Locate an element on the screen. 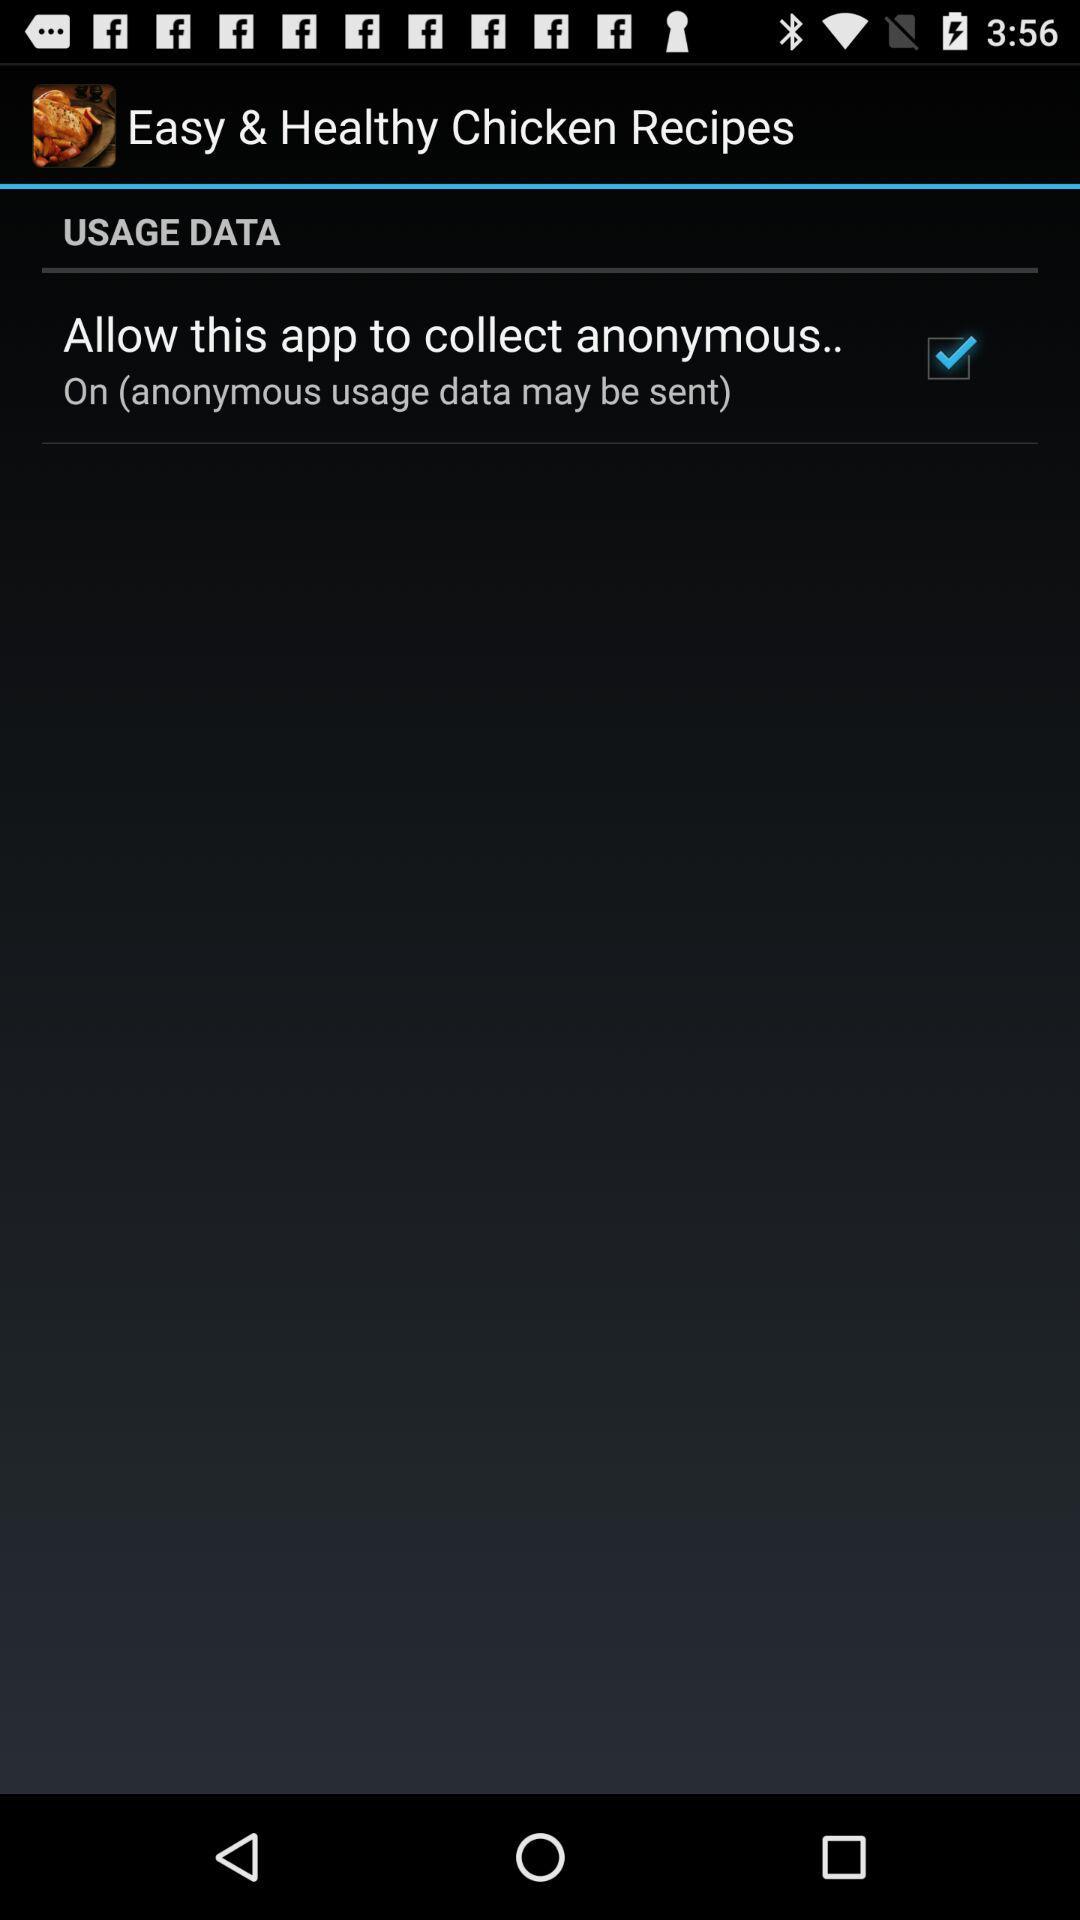  the app next to the allow this app is located at coordinates (947, 358).